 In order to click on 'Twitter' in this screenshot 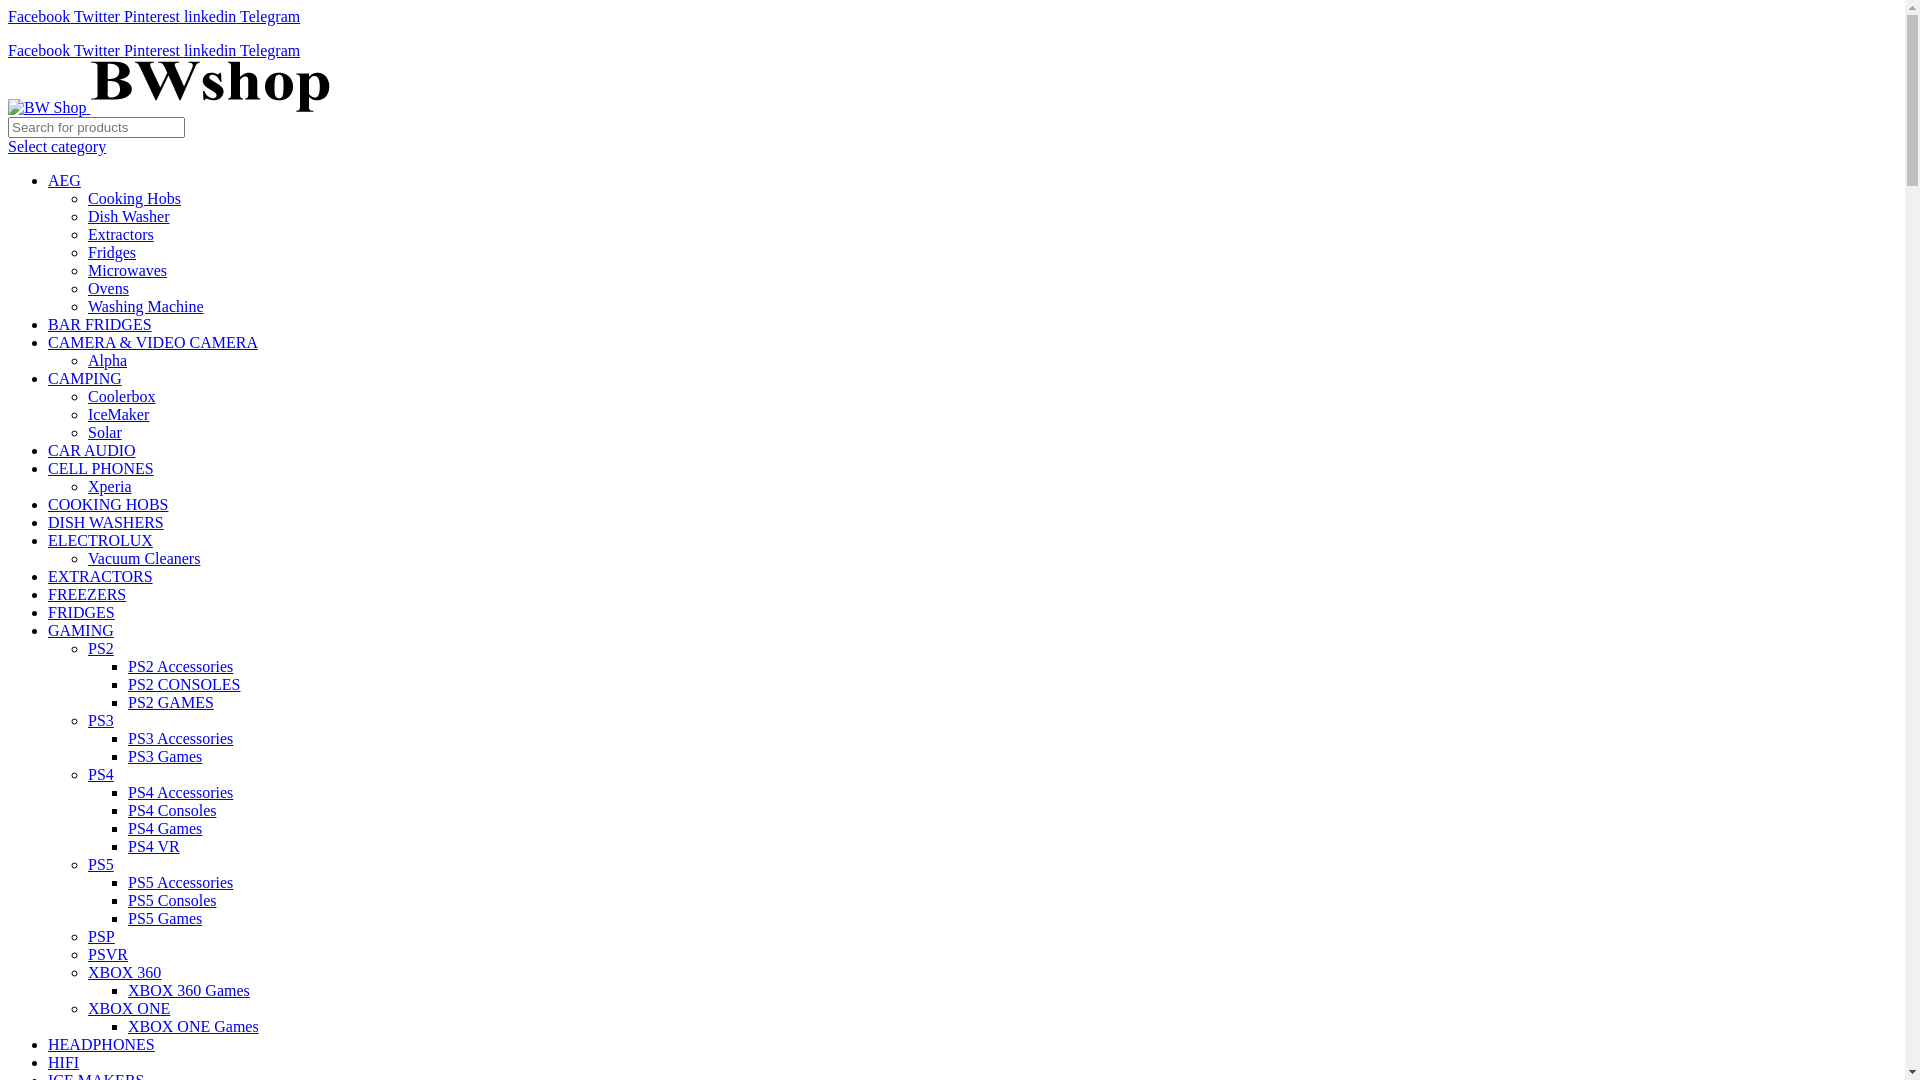, I will do `click(98, 49)`.